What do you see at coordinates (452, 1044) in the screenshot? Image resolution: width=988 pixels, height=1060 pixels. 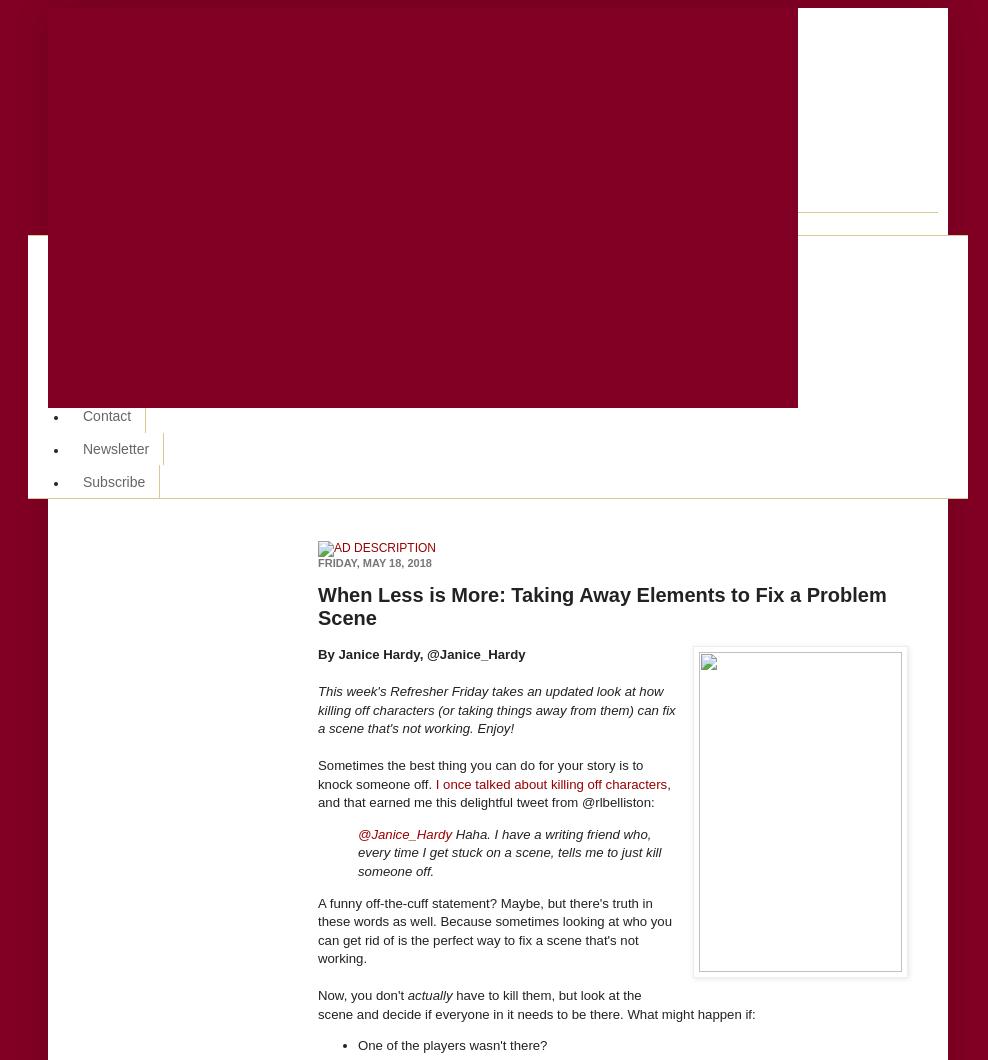 I see `'One of the players wasn't there?'` at bounding box center [452, 1044].